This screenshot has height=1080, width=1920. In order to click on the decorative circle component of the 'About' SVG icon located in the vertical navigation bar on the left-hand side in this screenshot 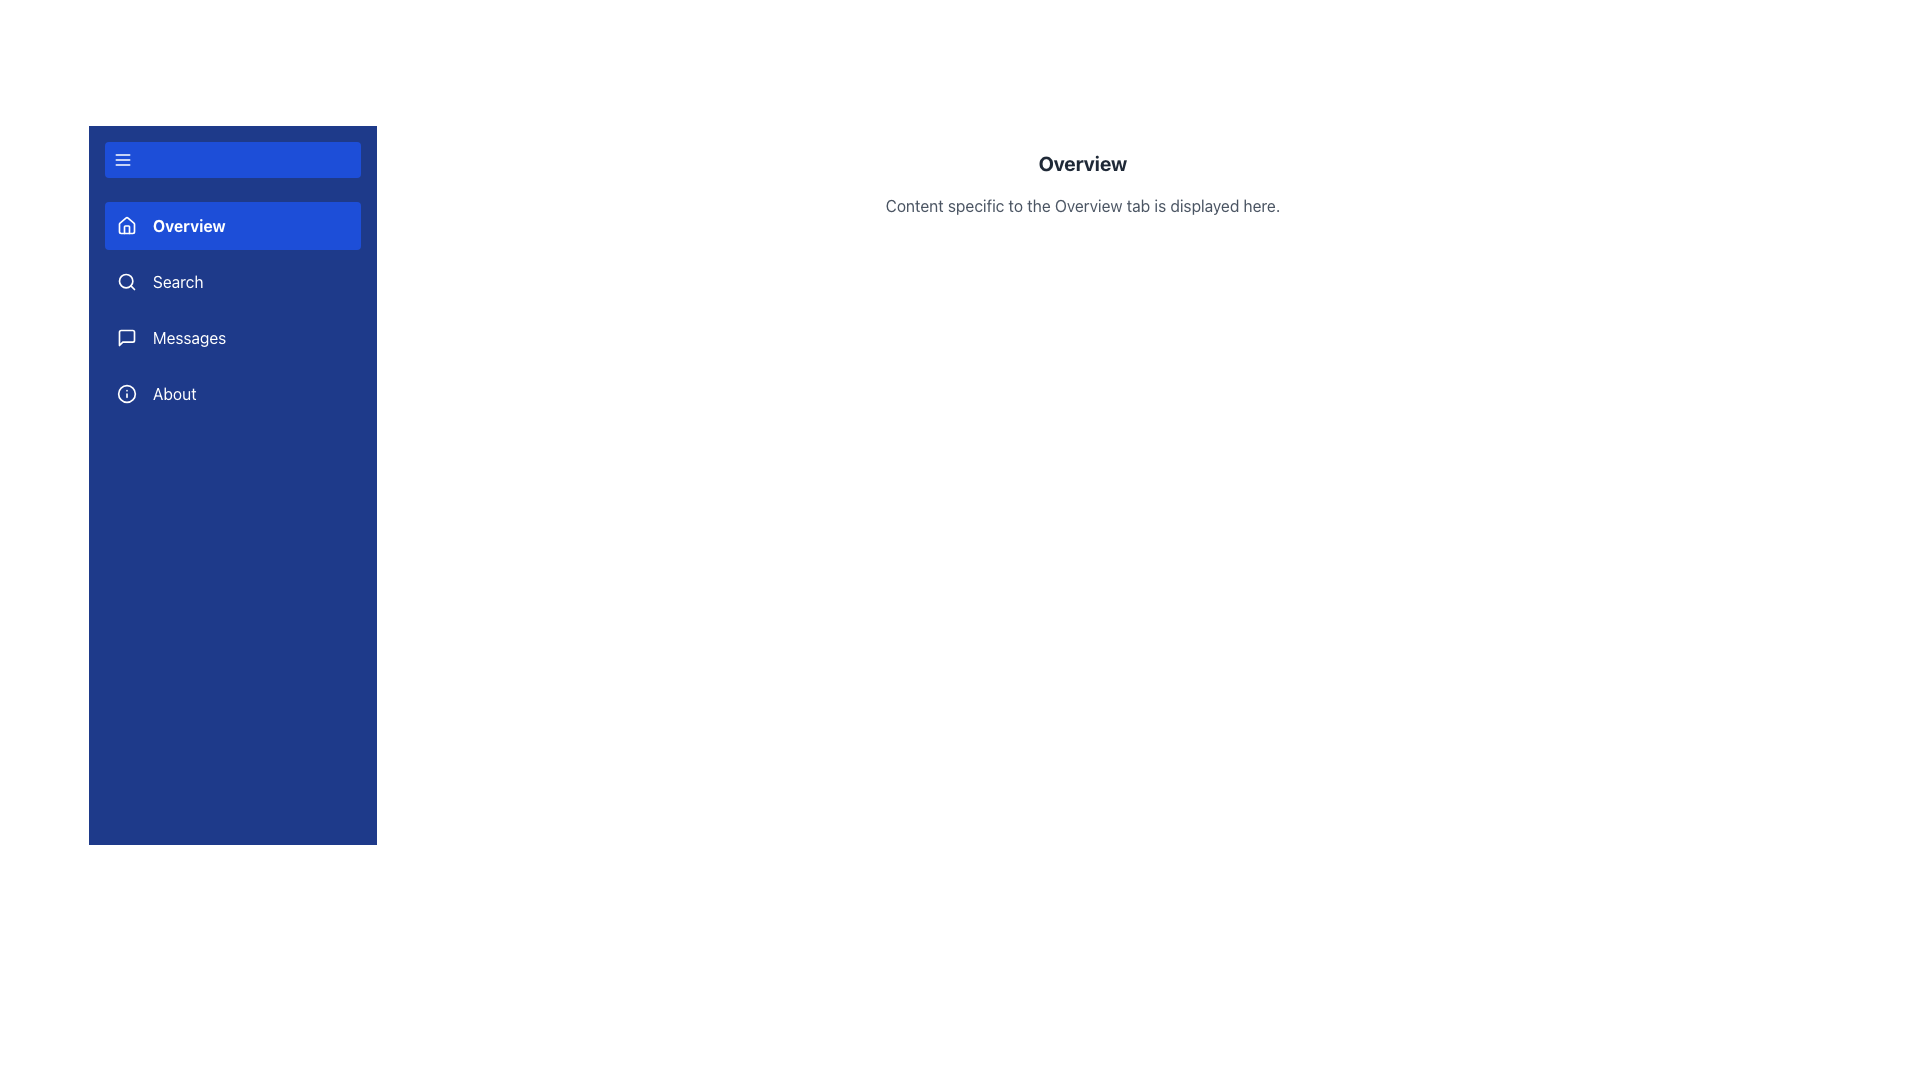, I will do `click(125, 393)`.